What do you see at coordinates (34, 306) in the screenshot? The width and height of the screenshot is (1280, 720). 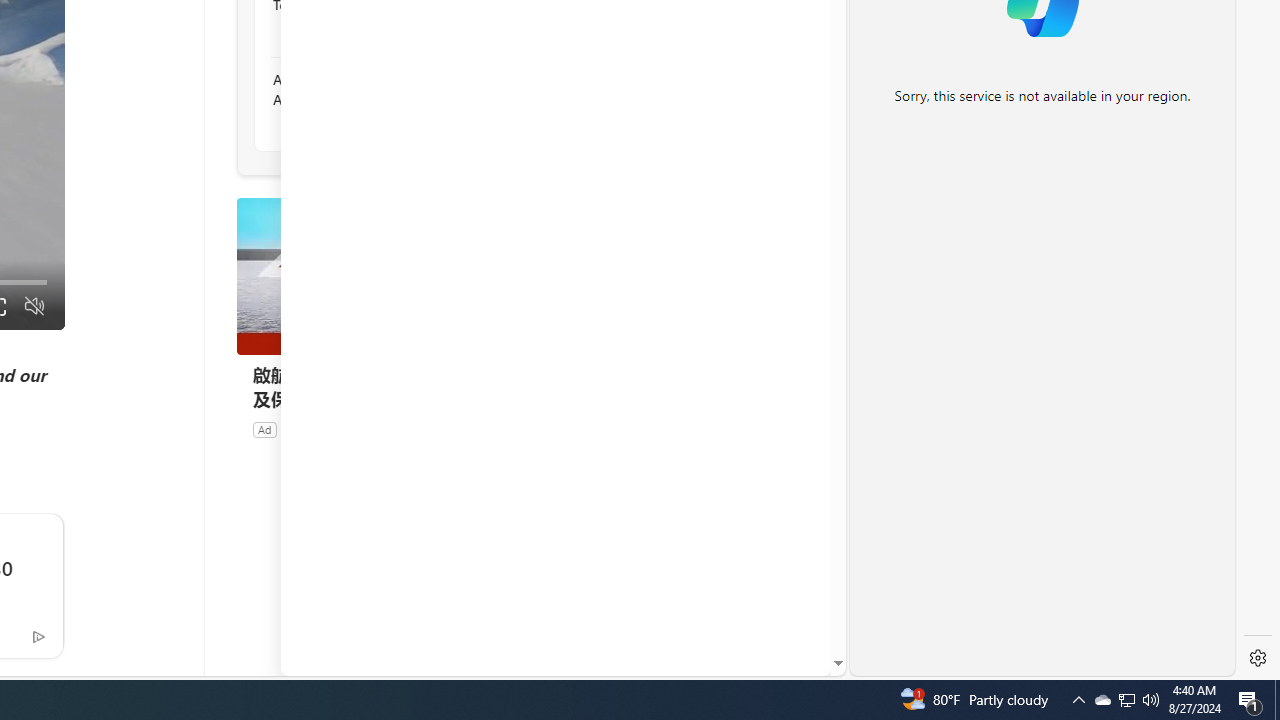 I see `'Unmute'` at bounding box center [34, 306].